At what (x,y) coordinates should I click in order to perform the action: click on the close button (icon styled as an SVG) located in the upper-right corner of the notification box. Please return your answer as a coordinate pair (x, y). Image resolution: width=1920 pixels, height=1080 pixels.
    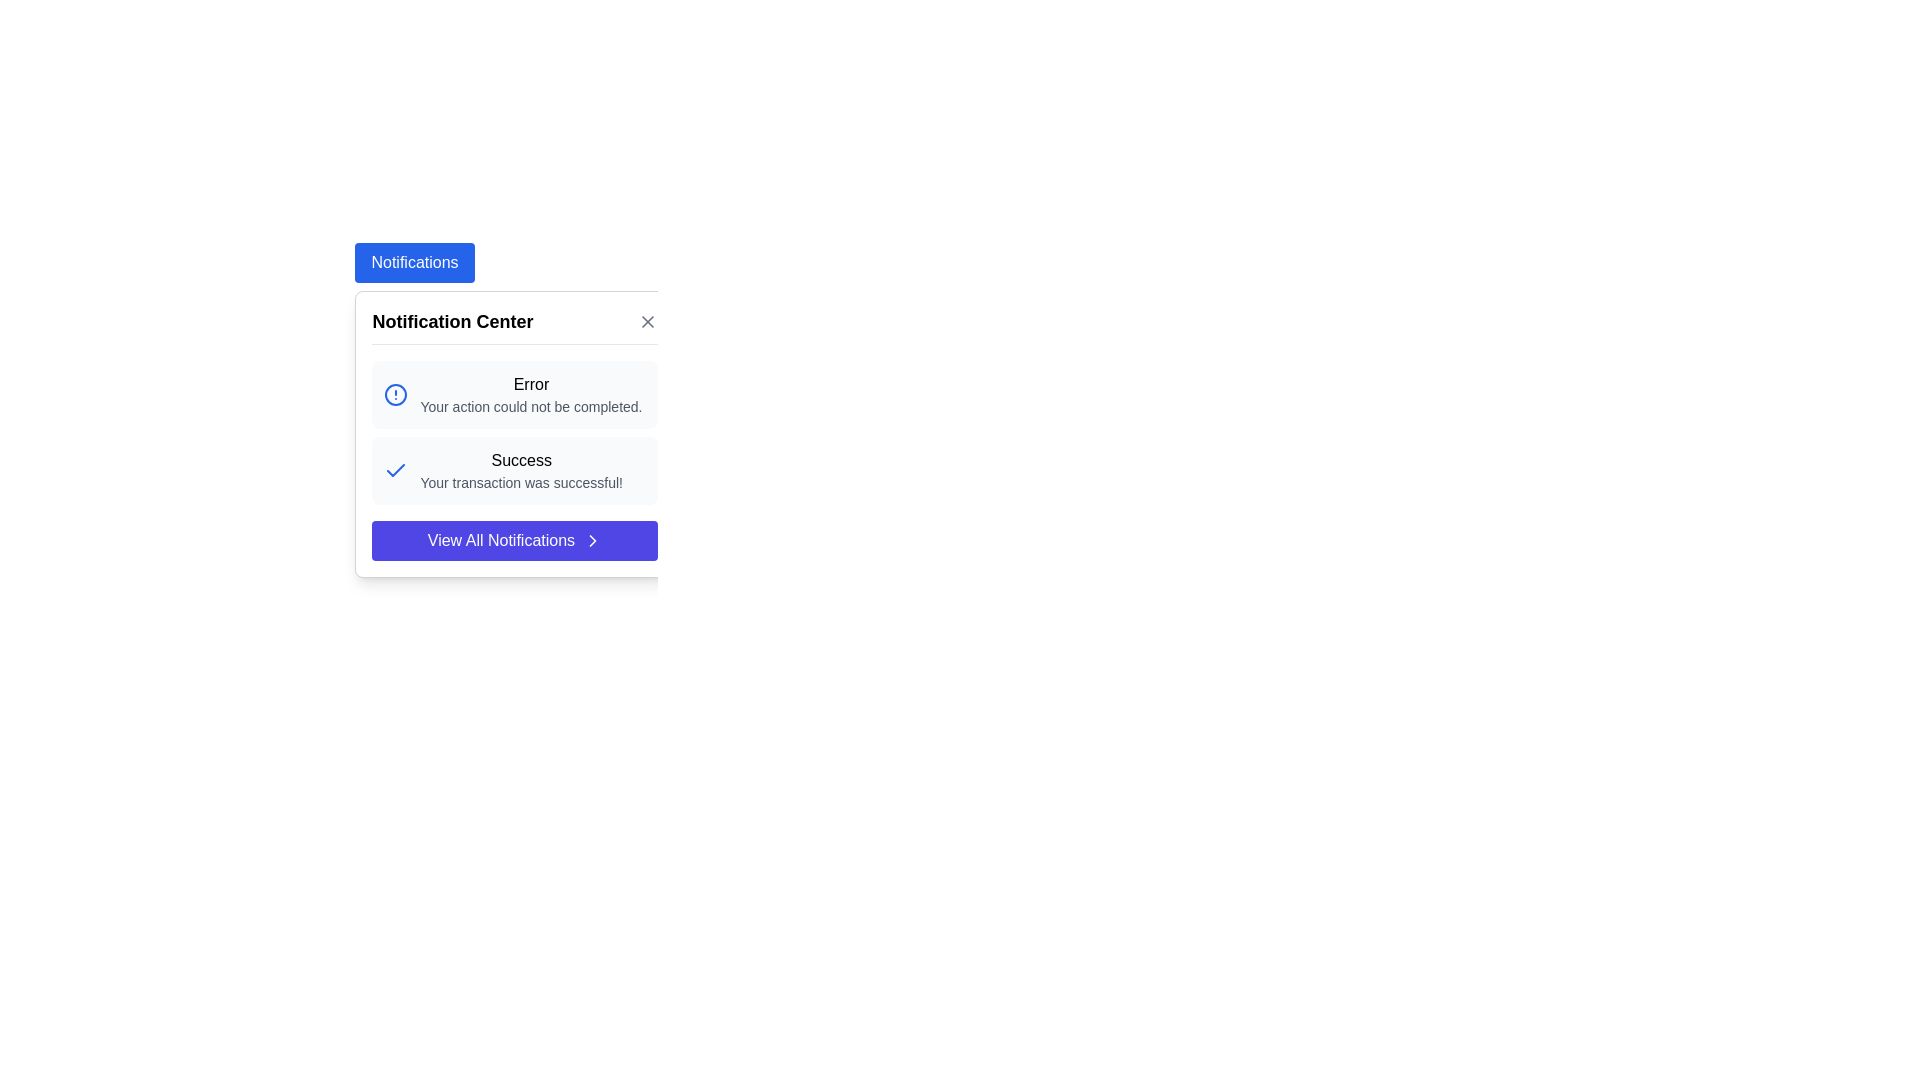
    Looking at the image, I should click on (648, 320).